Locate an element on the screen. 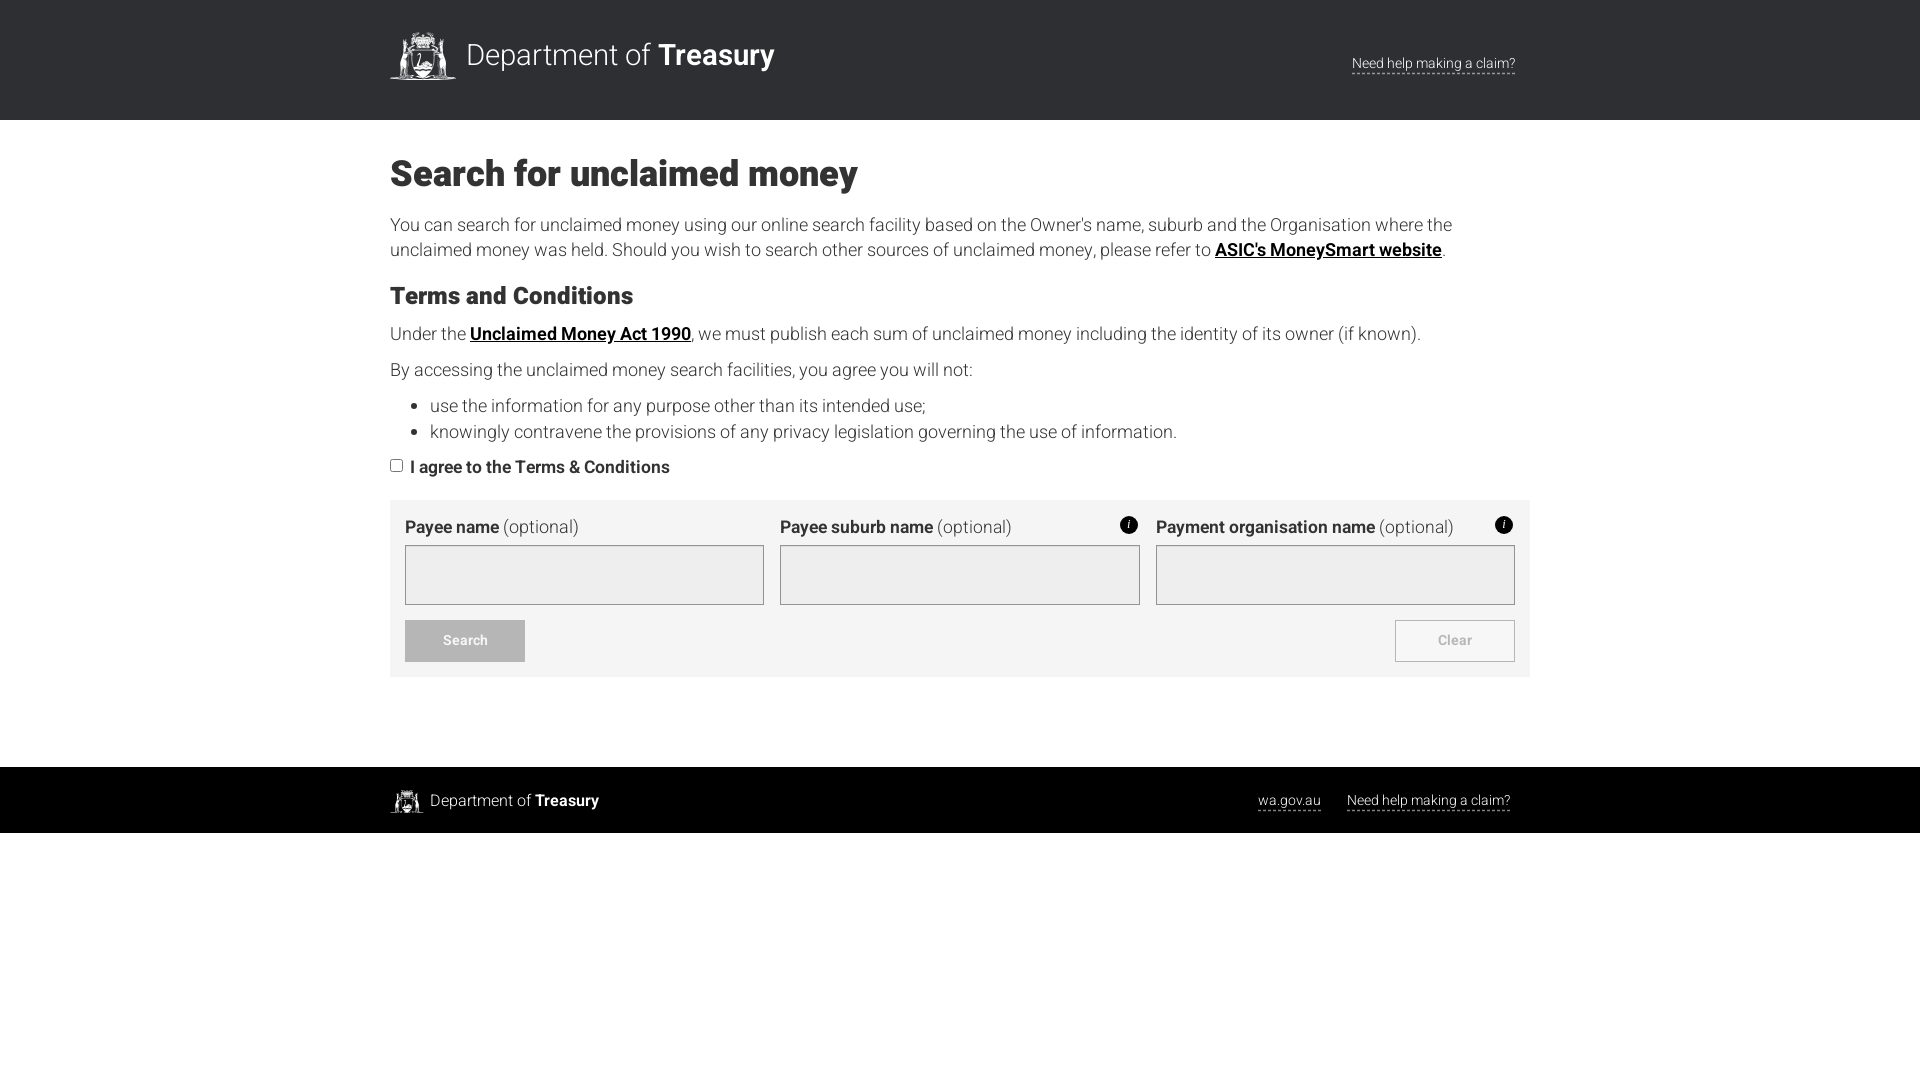  'on' is located at coordinates (389, 465).